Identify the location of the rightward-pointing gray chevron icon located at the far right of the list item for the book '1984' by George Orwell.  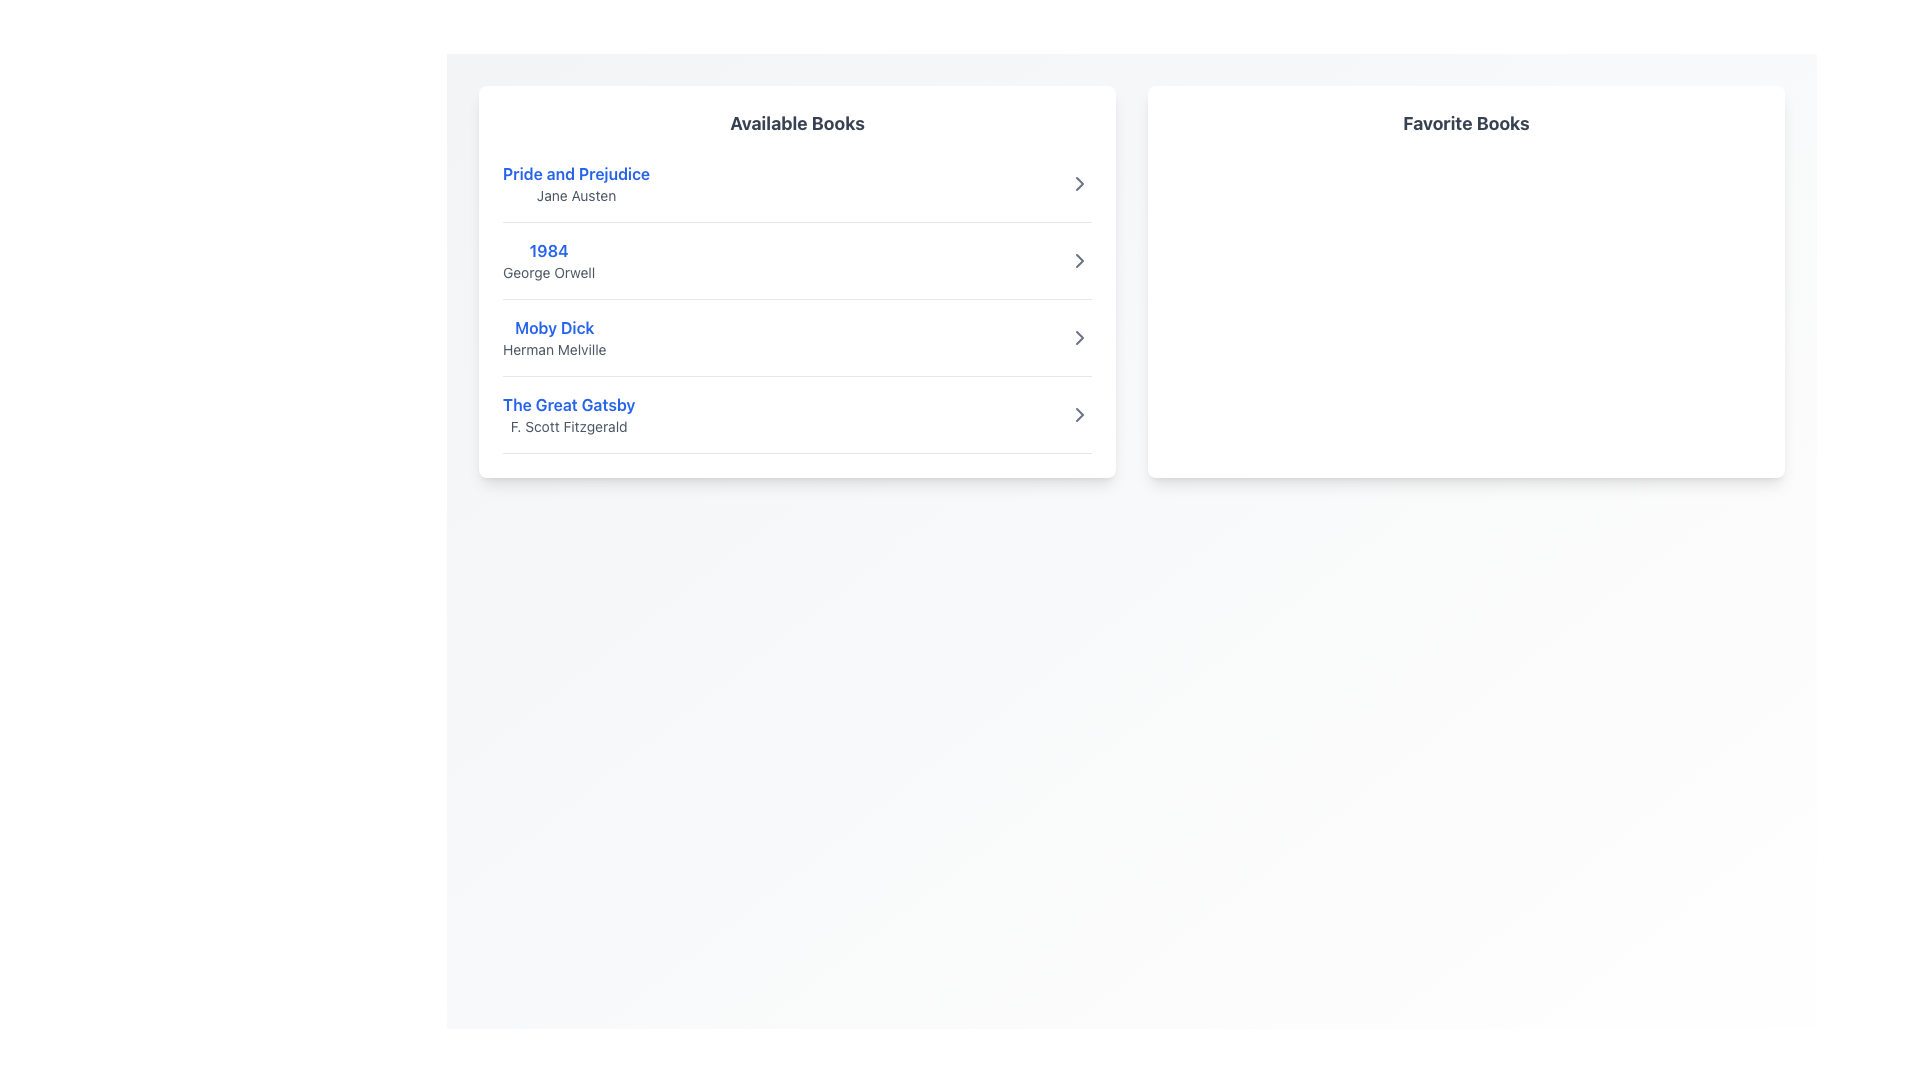
(1079, 260).